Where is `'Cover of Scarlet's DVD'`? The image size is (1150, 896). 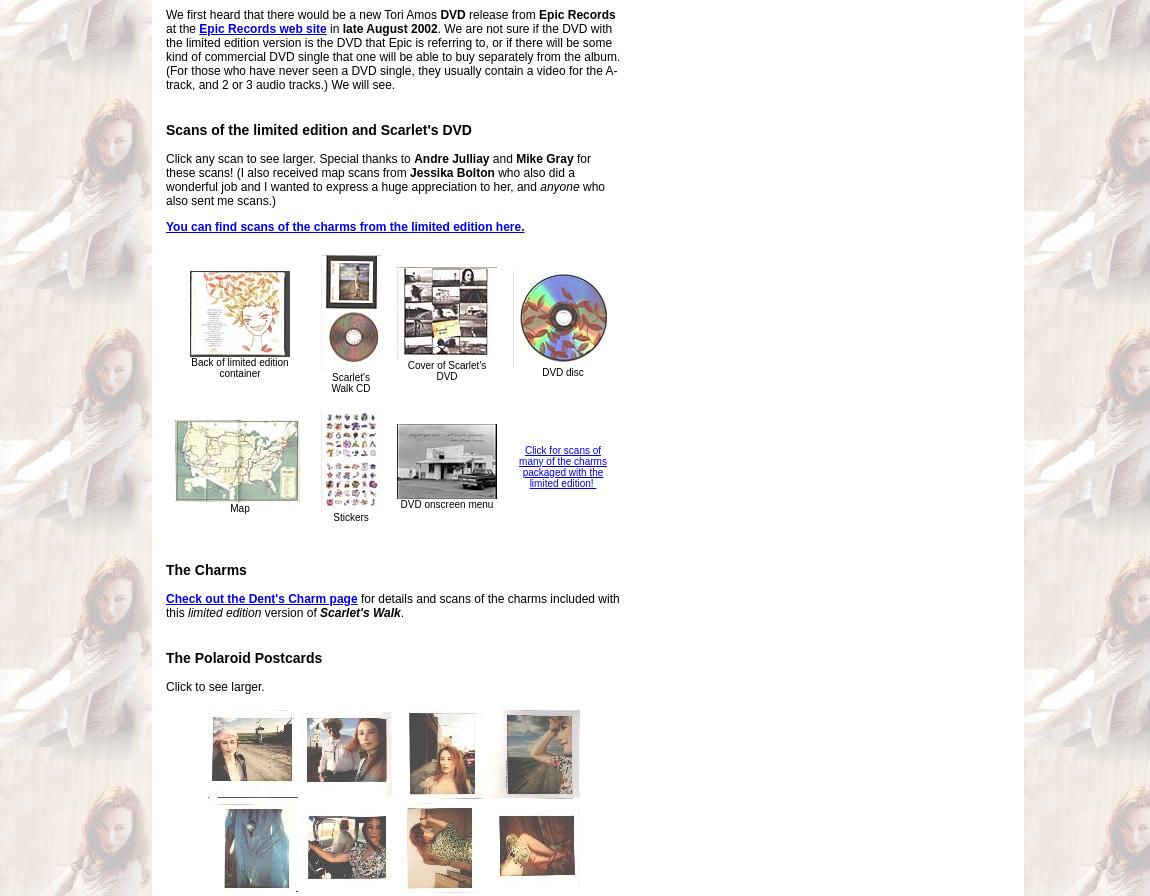
'Cover of Scarlet's DVD' is located at coordinates (446, 371).